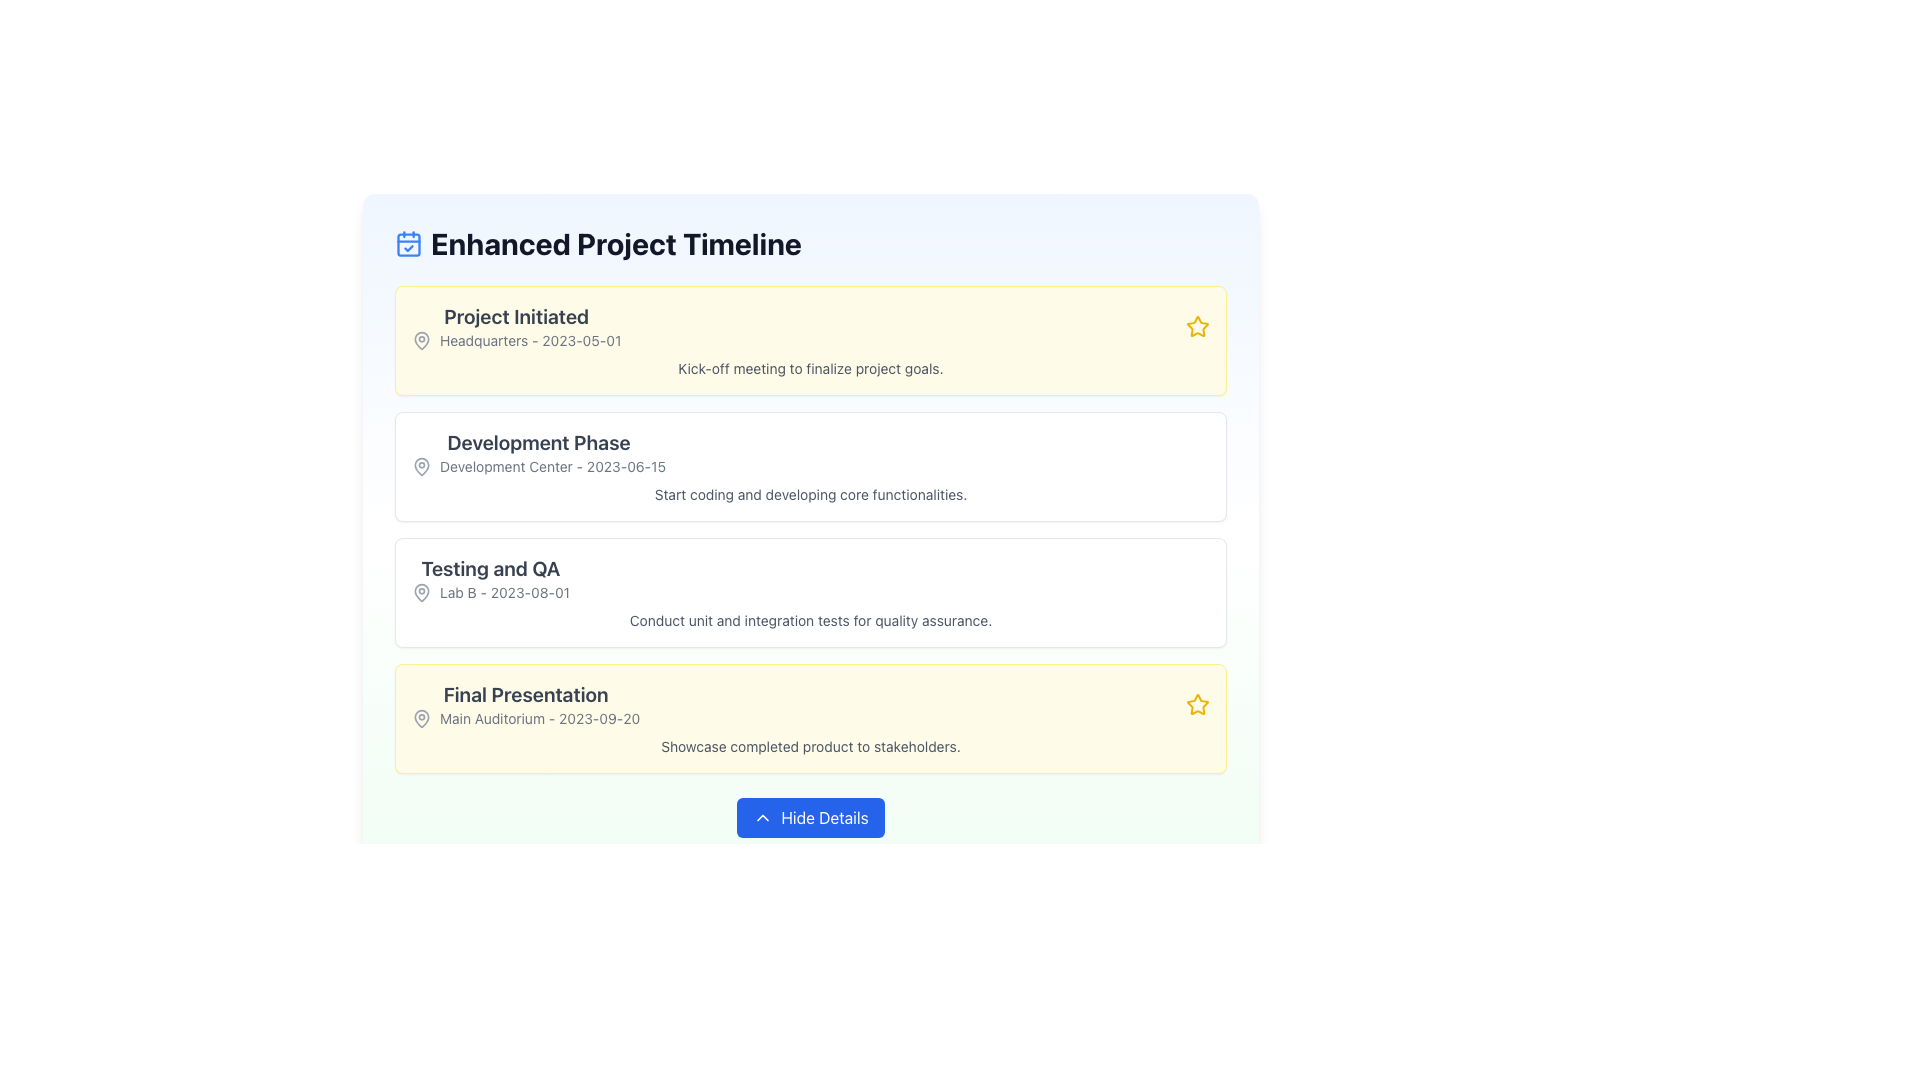 This screenshot has width=1920, height=1080. What do you see at coordinates (490, 578) in the screenshot?
I see `the text element labeled 'Testing and QA' which includes the decorative location icon and is positioned in the third section of the timeline list` at bounding box center [490, 578].